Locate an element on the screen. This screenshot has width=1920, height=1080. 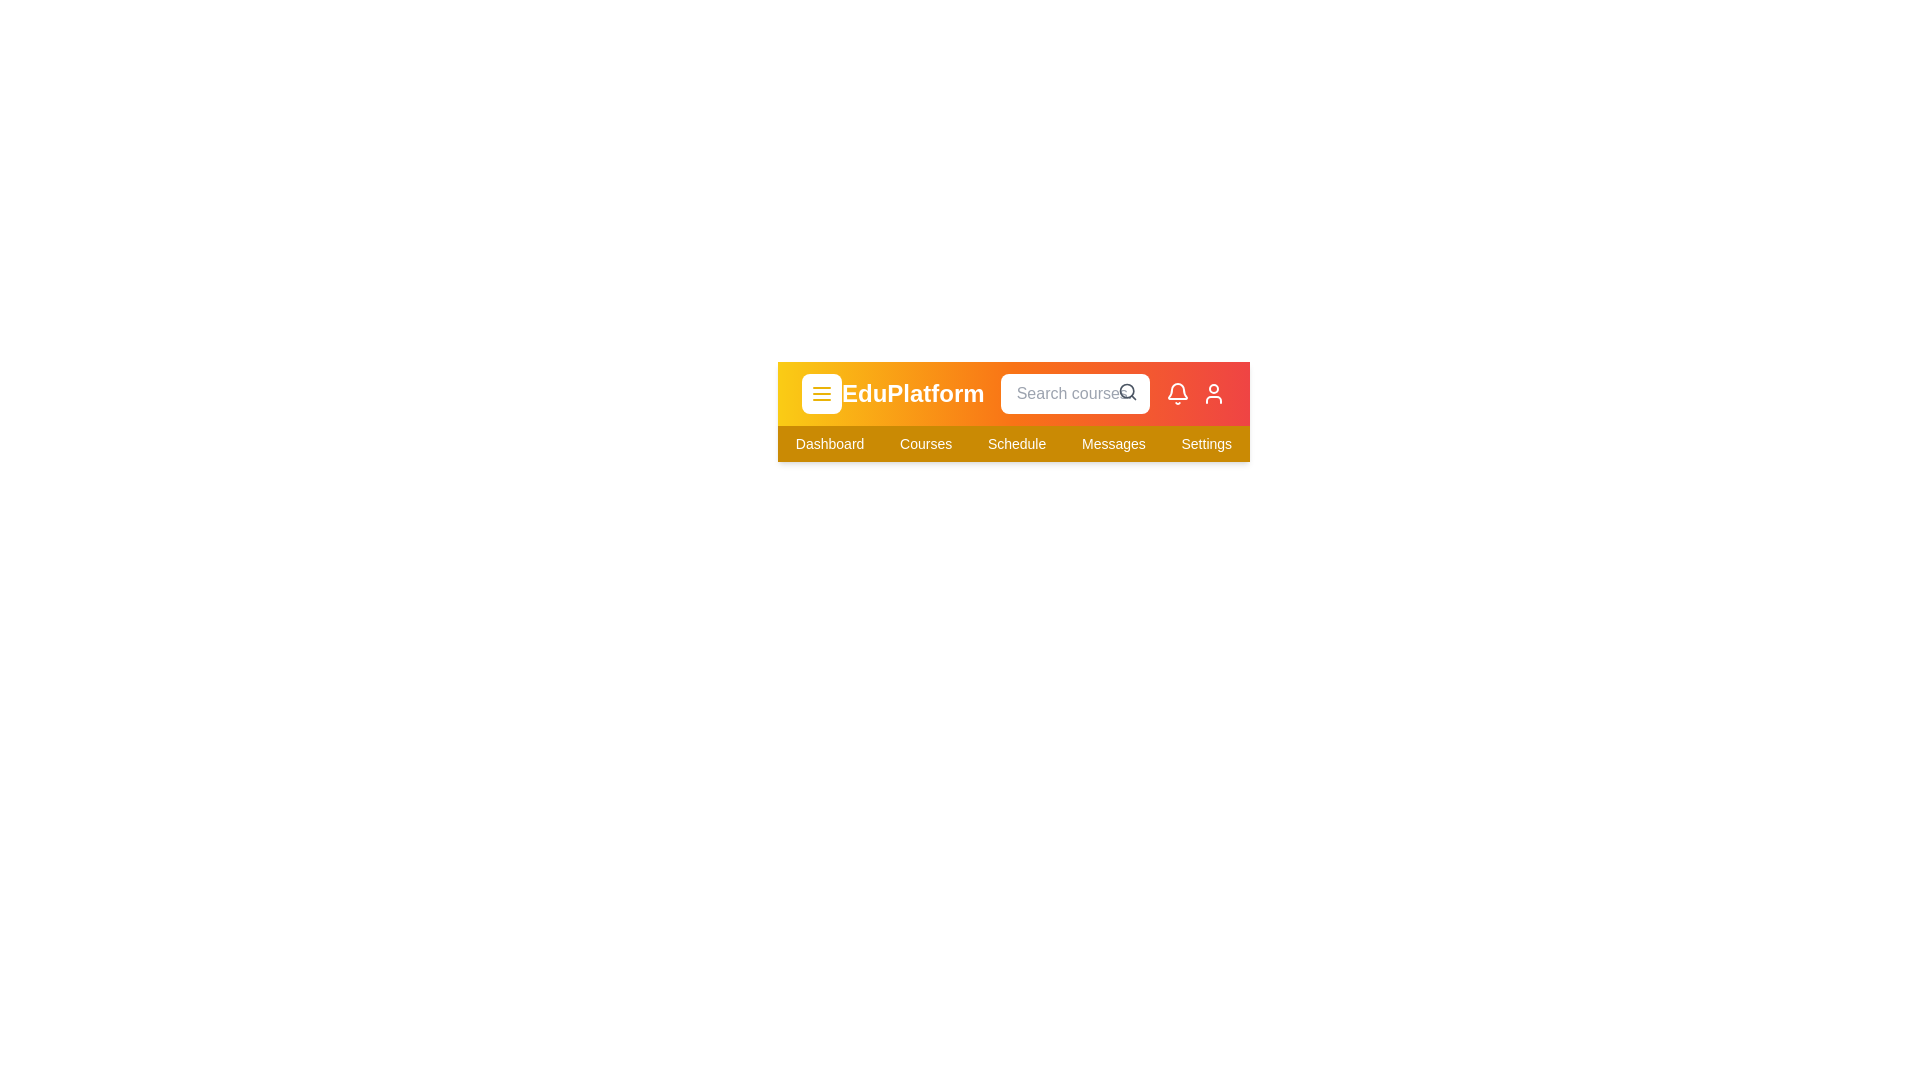
the user icon to access user options is located at coordinates (1213, 393).